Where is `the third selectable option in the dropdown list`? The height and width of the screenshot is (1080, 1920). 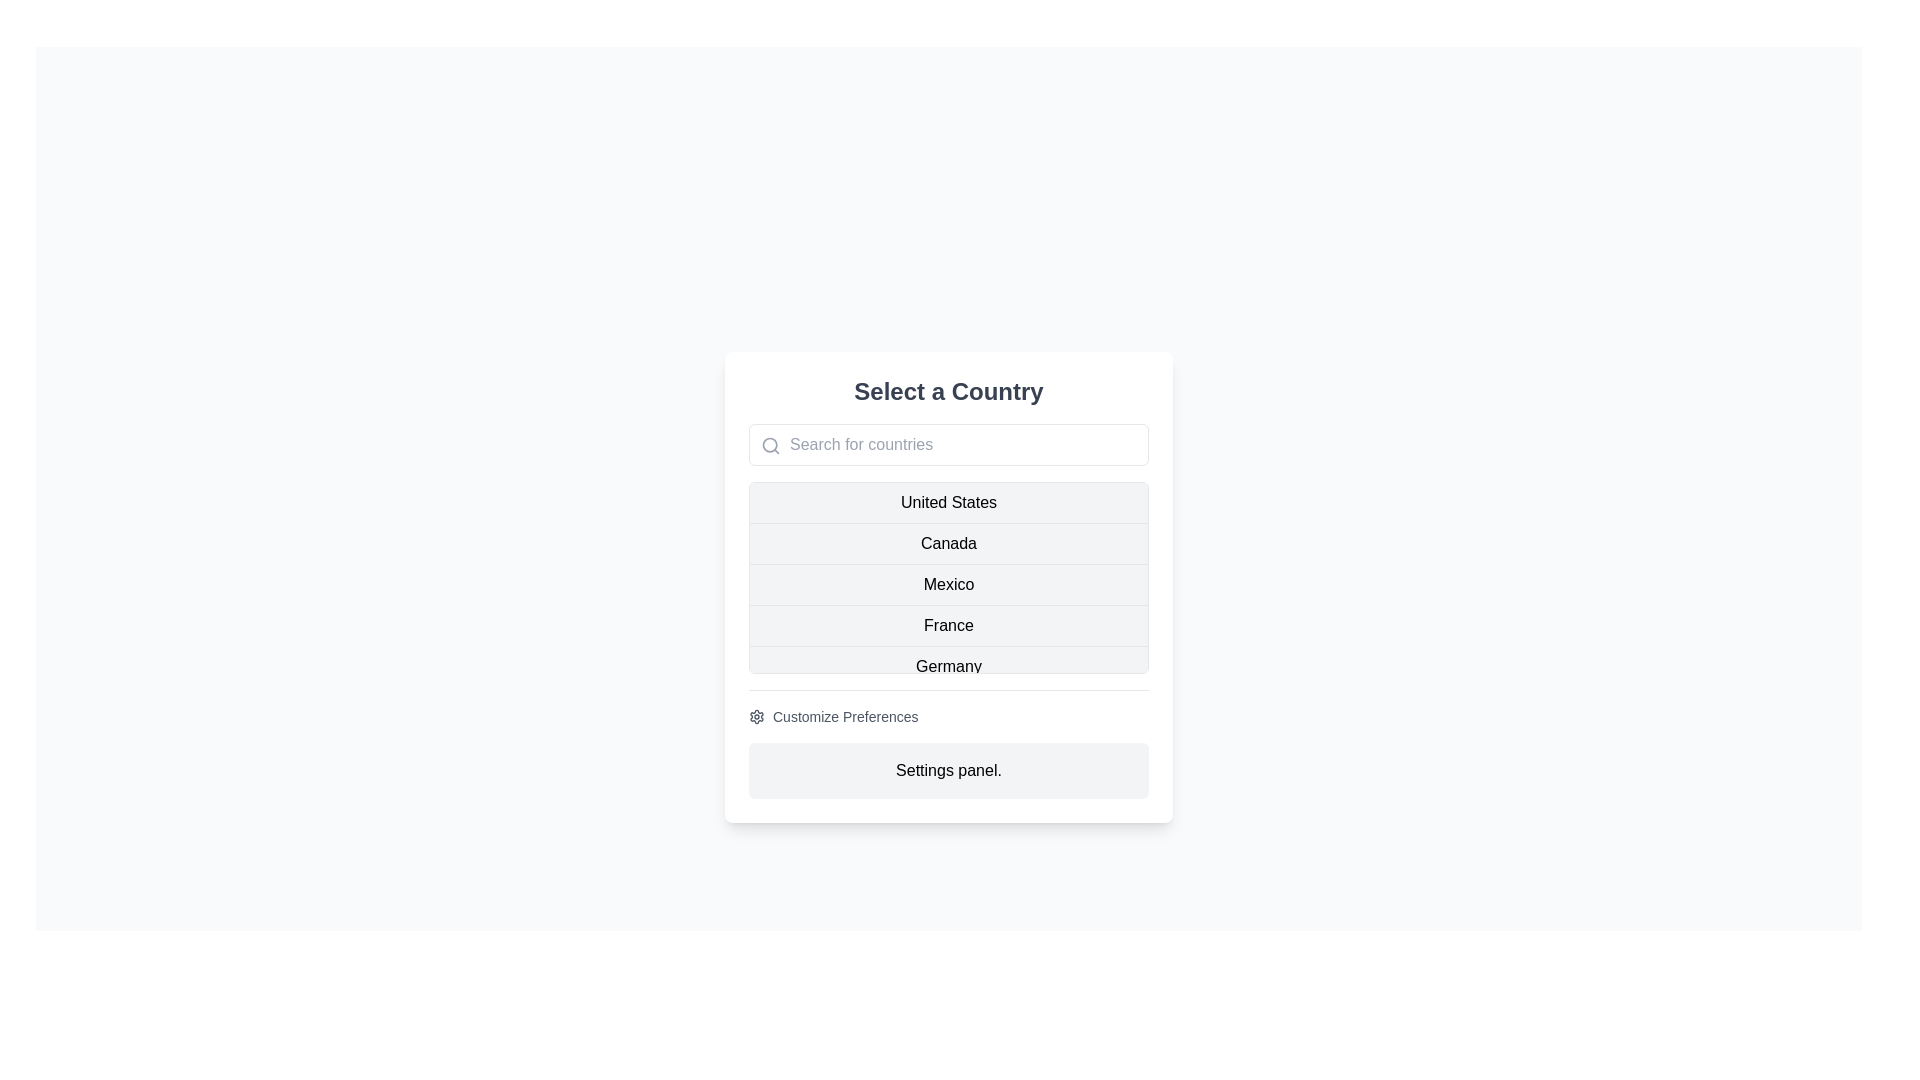
the third selectable option in the dropdown list is located at coordinates (948, 583).